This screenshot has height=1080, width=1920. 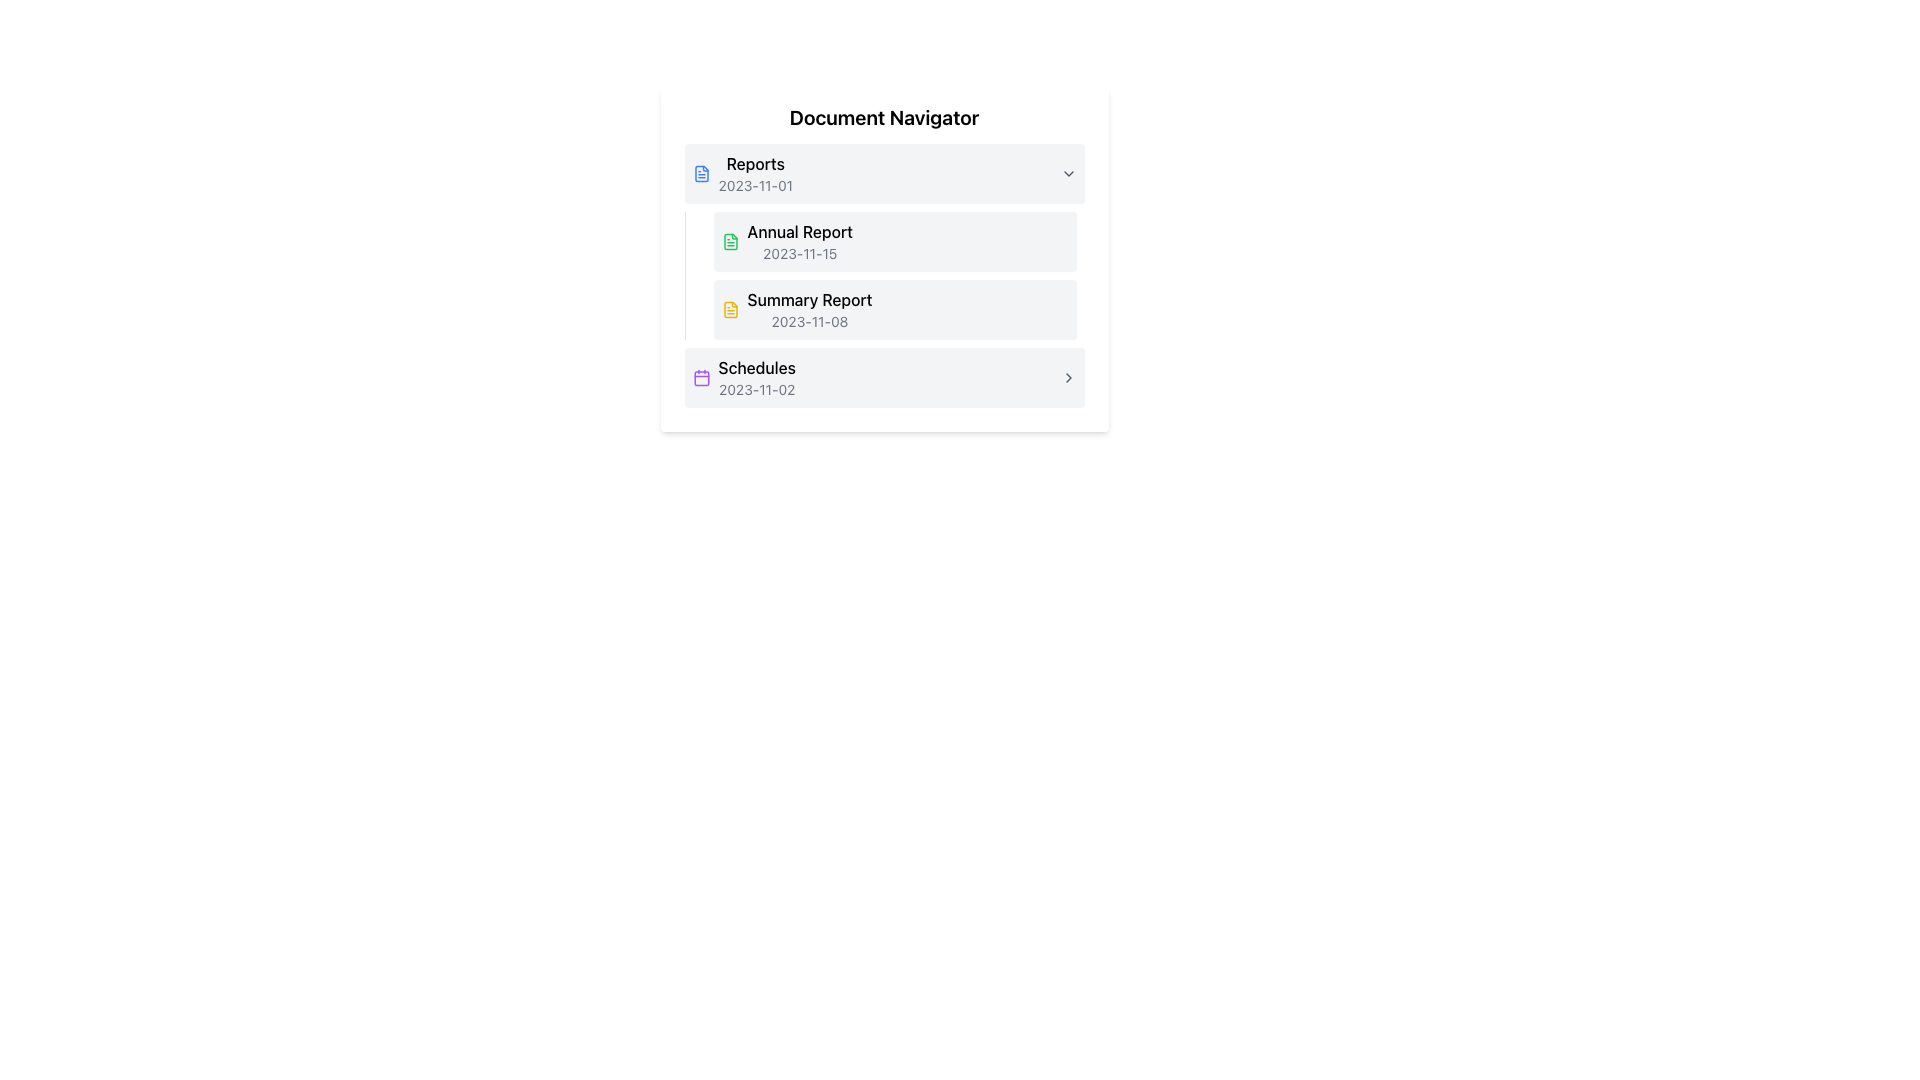 What do you see at coordinates (701, 172) in the screenshot?
I see `the file icon representing the 'Reports' label located in the 'Document Navigator' panel, positioned above other entries in the vertical list` at bounding box center [701, 172].